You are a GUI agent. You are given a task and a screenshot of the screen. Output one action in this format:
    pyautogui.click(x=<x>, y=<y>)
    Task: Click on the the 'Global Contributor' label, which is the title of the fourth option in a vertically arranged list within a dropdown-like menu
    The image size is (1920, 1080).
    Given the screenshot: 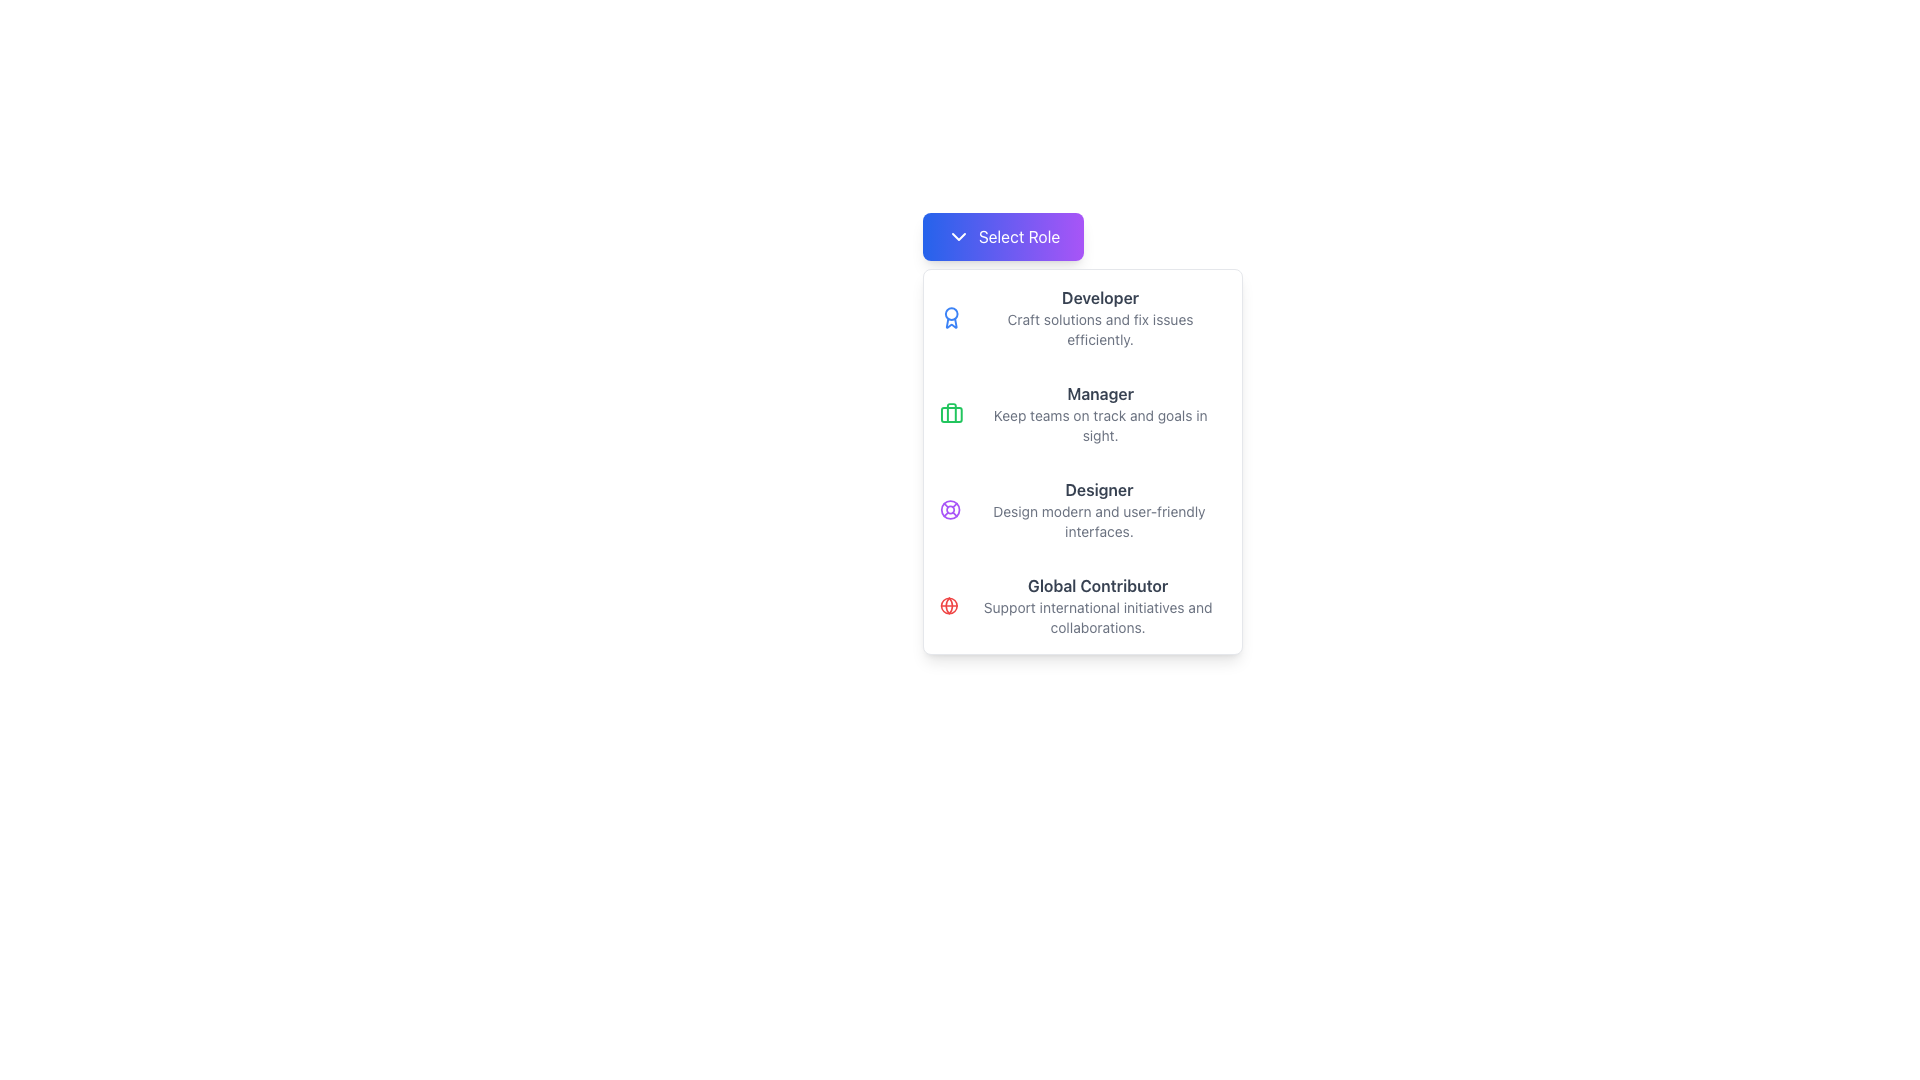 What is the action you would take?
    pyautogui.click(x=1097, y=585)
    